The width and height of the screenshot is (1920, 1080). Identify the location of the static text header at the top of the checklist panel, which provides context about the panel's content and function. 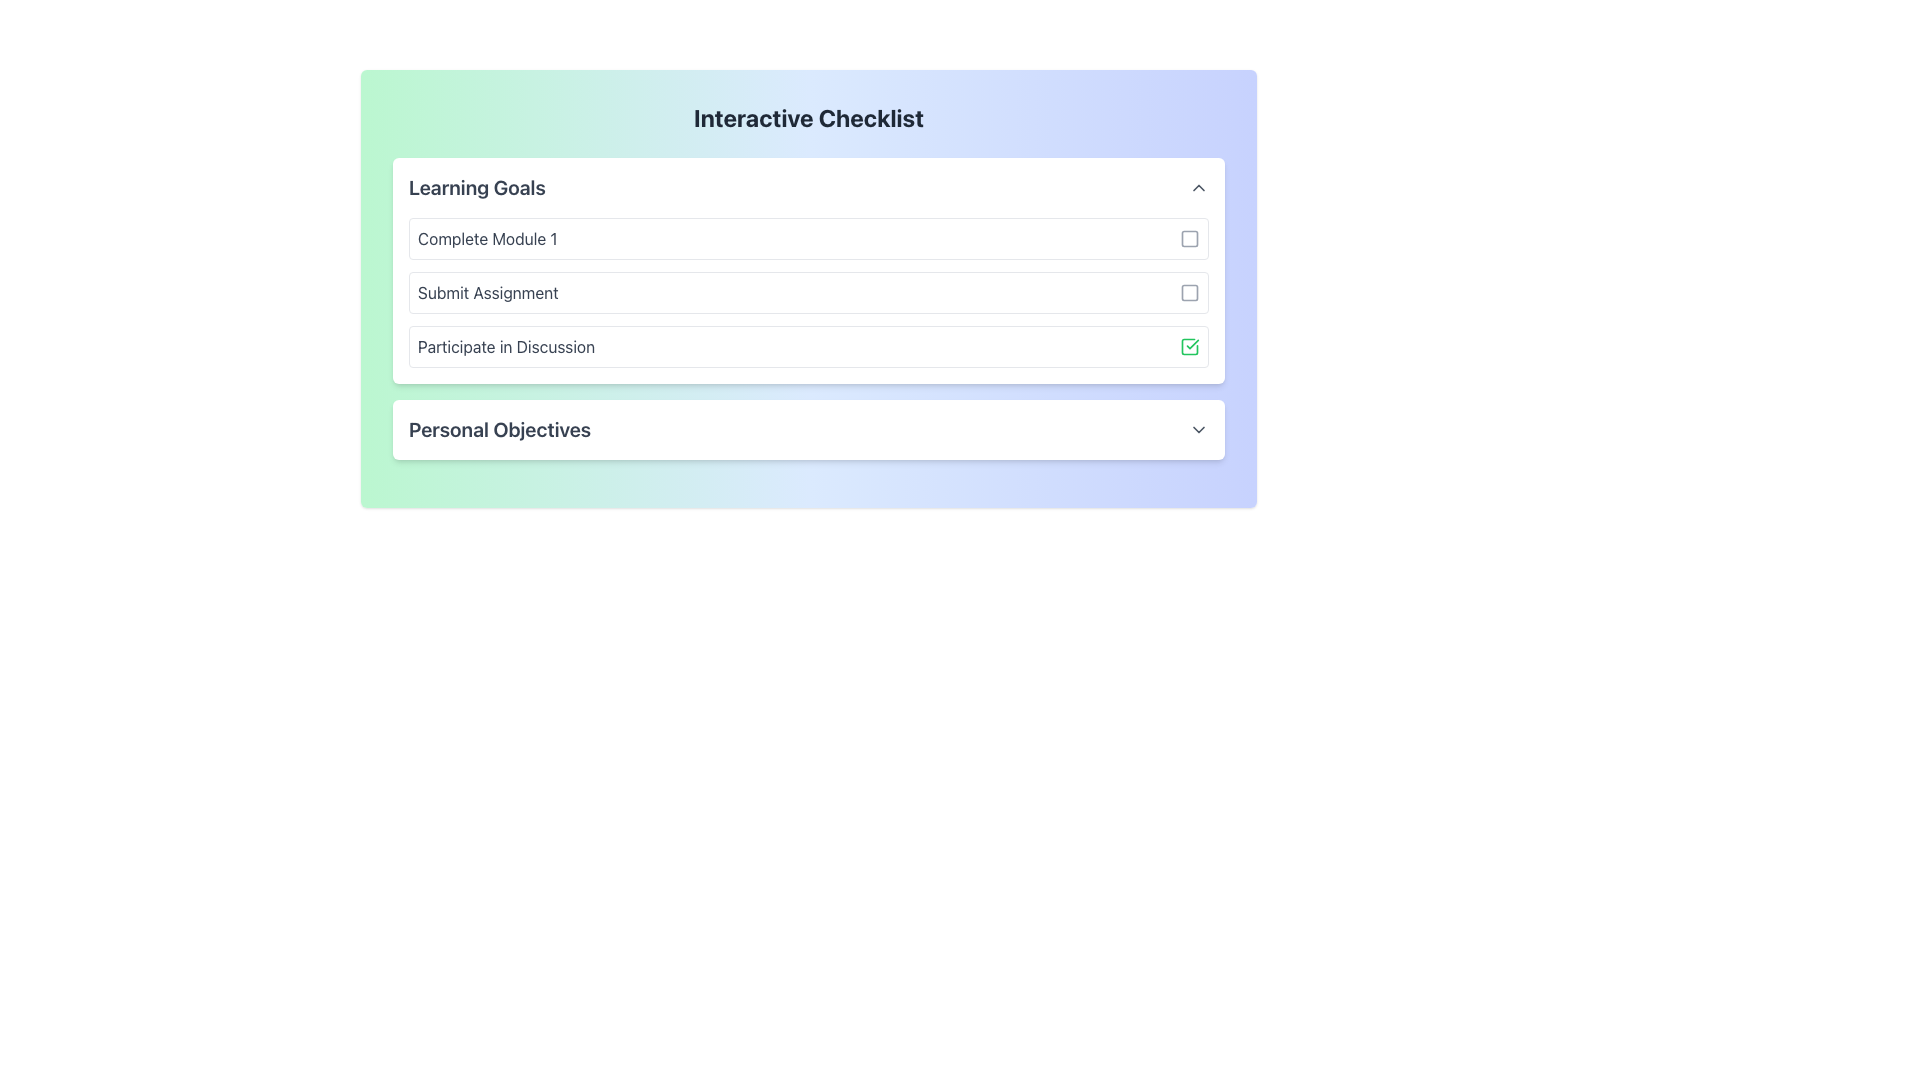
(809, 118).